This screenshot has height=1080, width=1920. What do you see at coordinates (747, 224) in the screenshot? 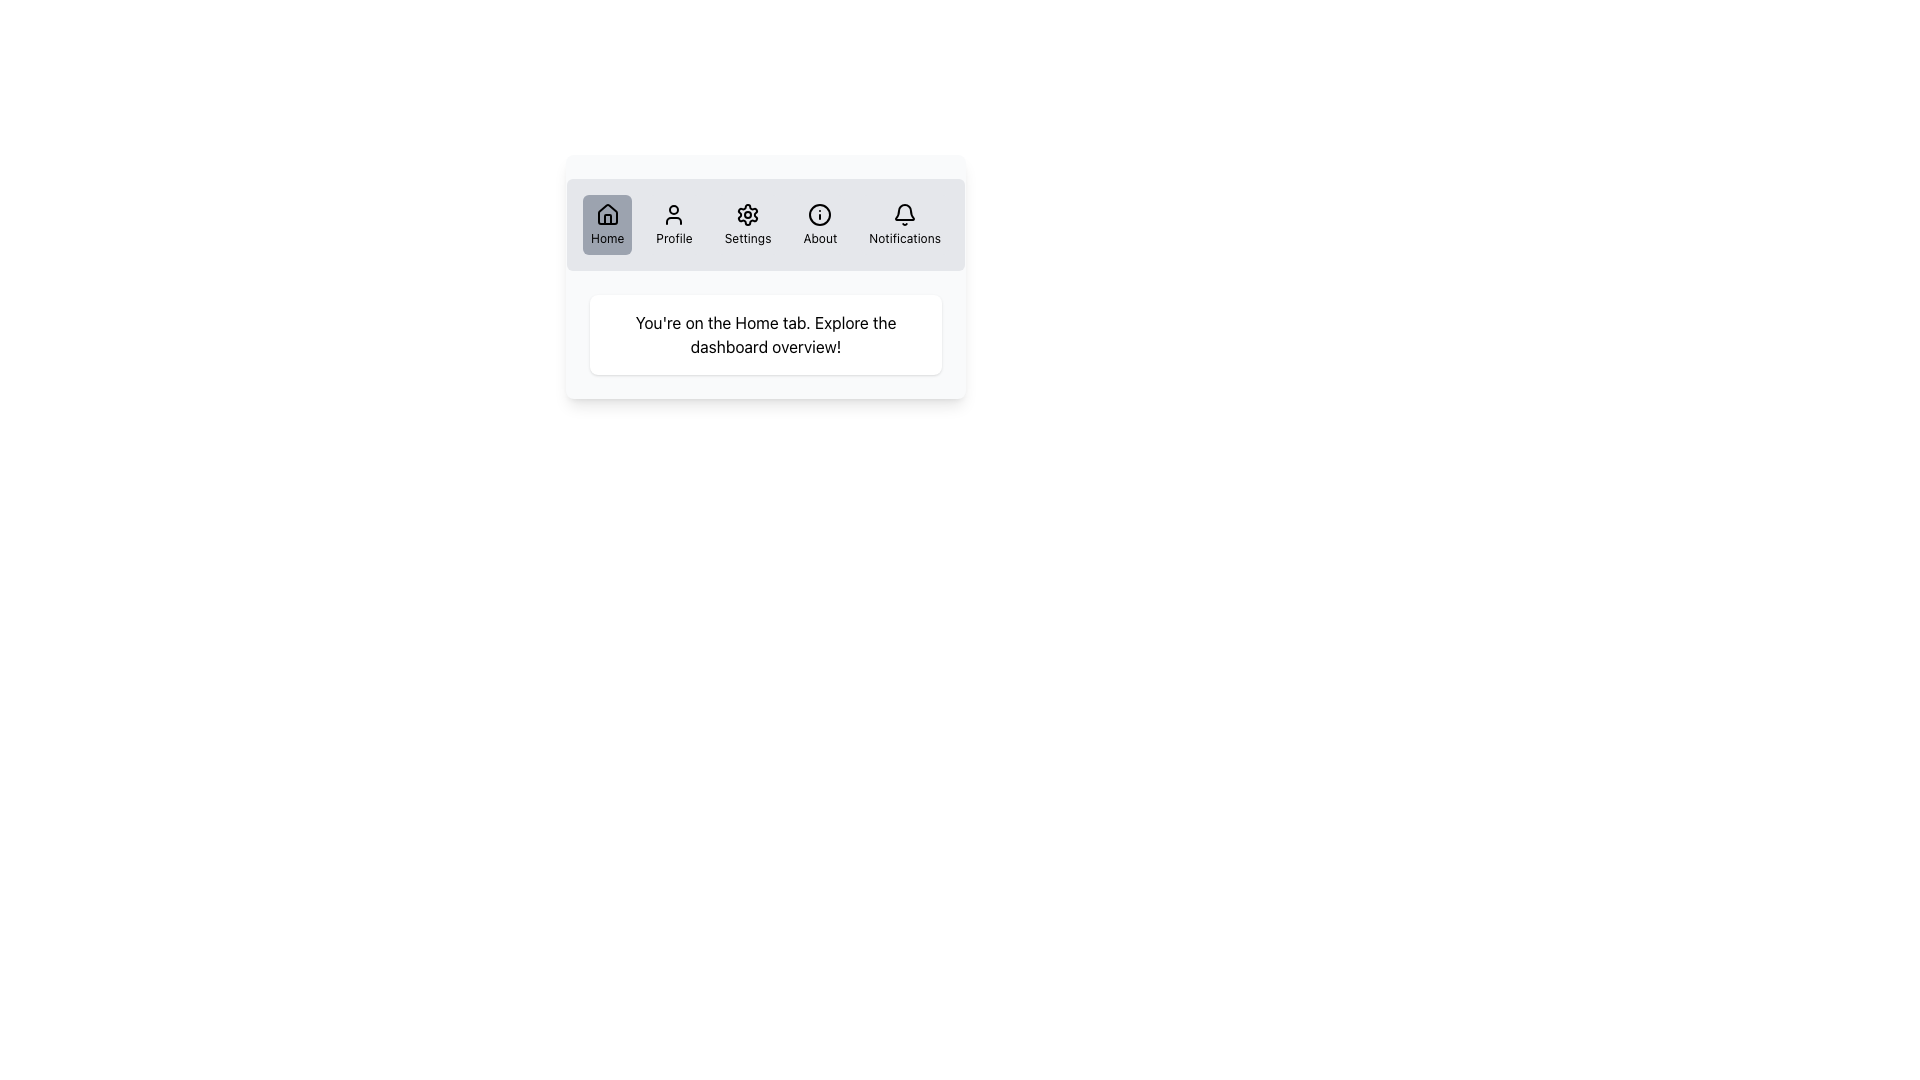
I see `the 'Settings' button, which is a vertically arranged button with a gear icon and a label, located in the navigation bar between 'Profile' and 'About' buttons` at bounding box center [747, 224].